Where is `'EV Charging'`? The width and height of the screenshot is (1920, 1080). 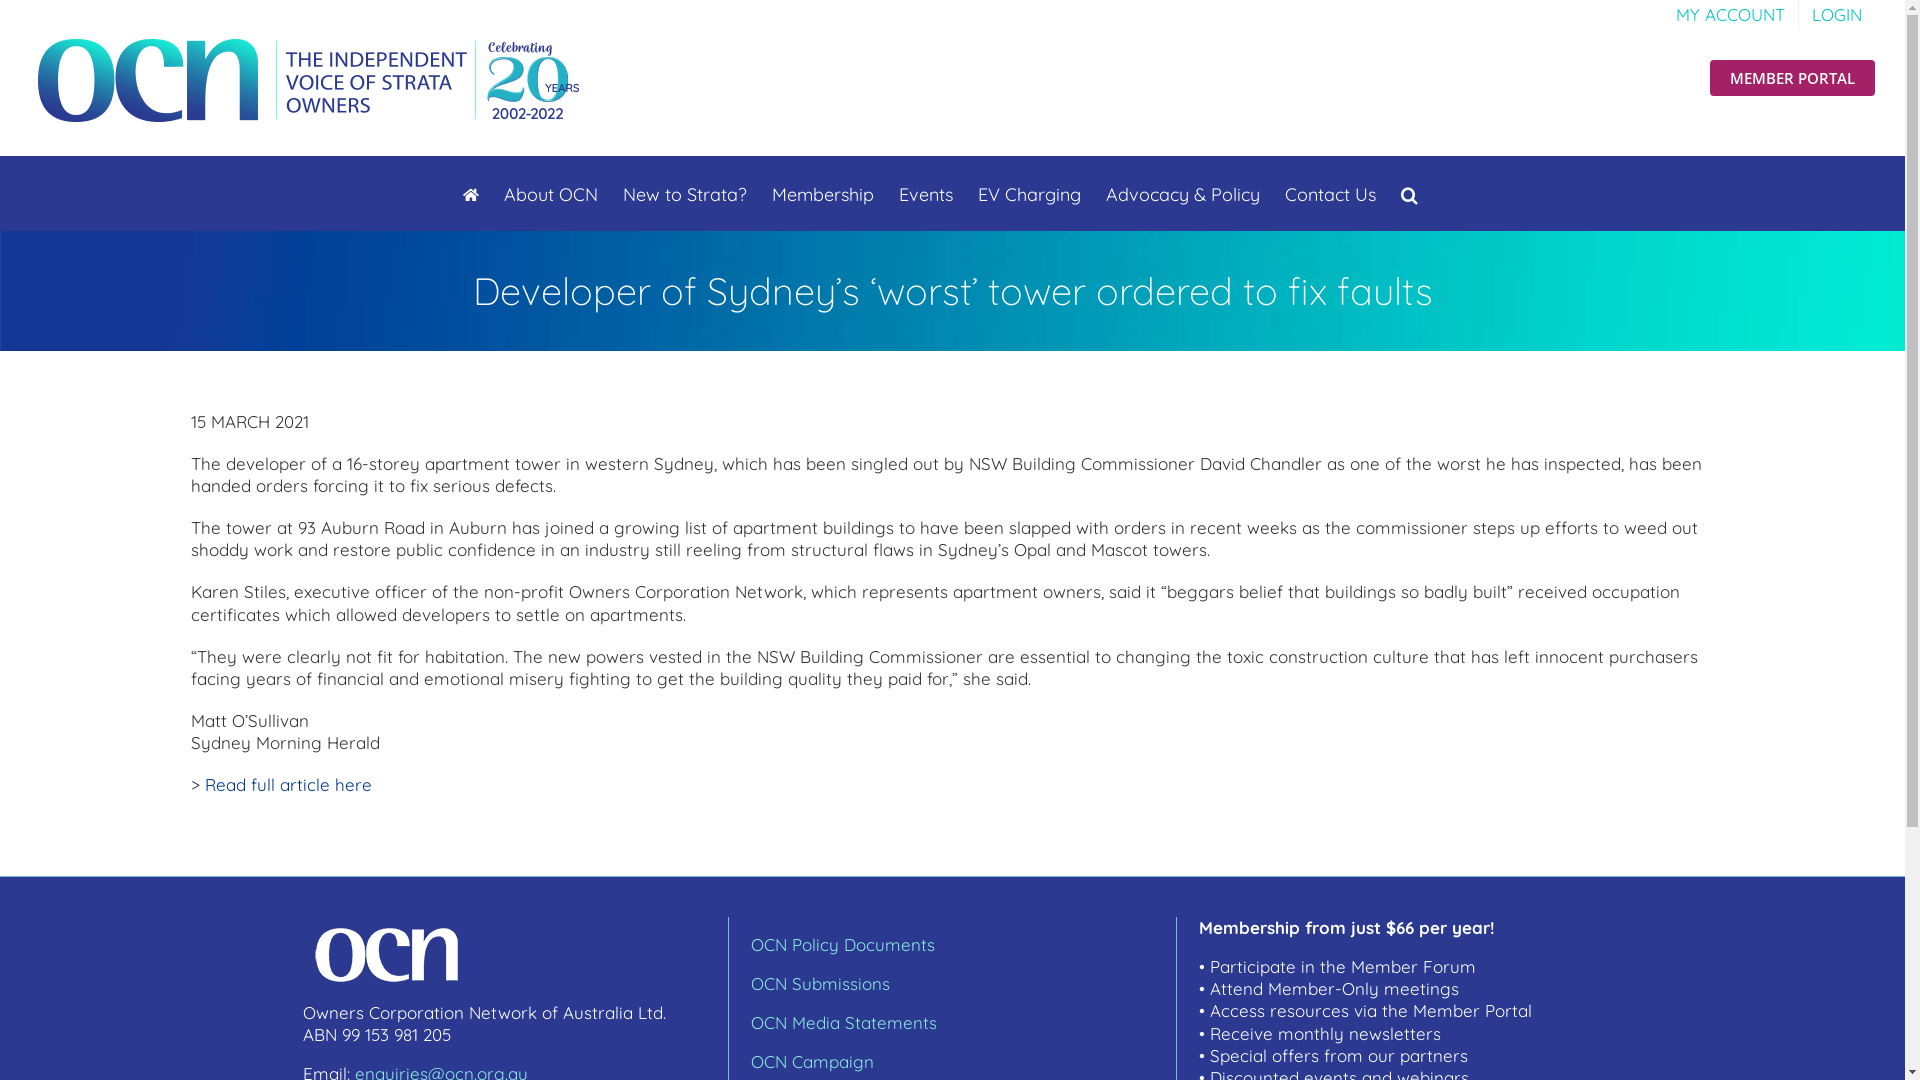 'EV Charging' is located at coordinates (1029, 192).